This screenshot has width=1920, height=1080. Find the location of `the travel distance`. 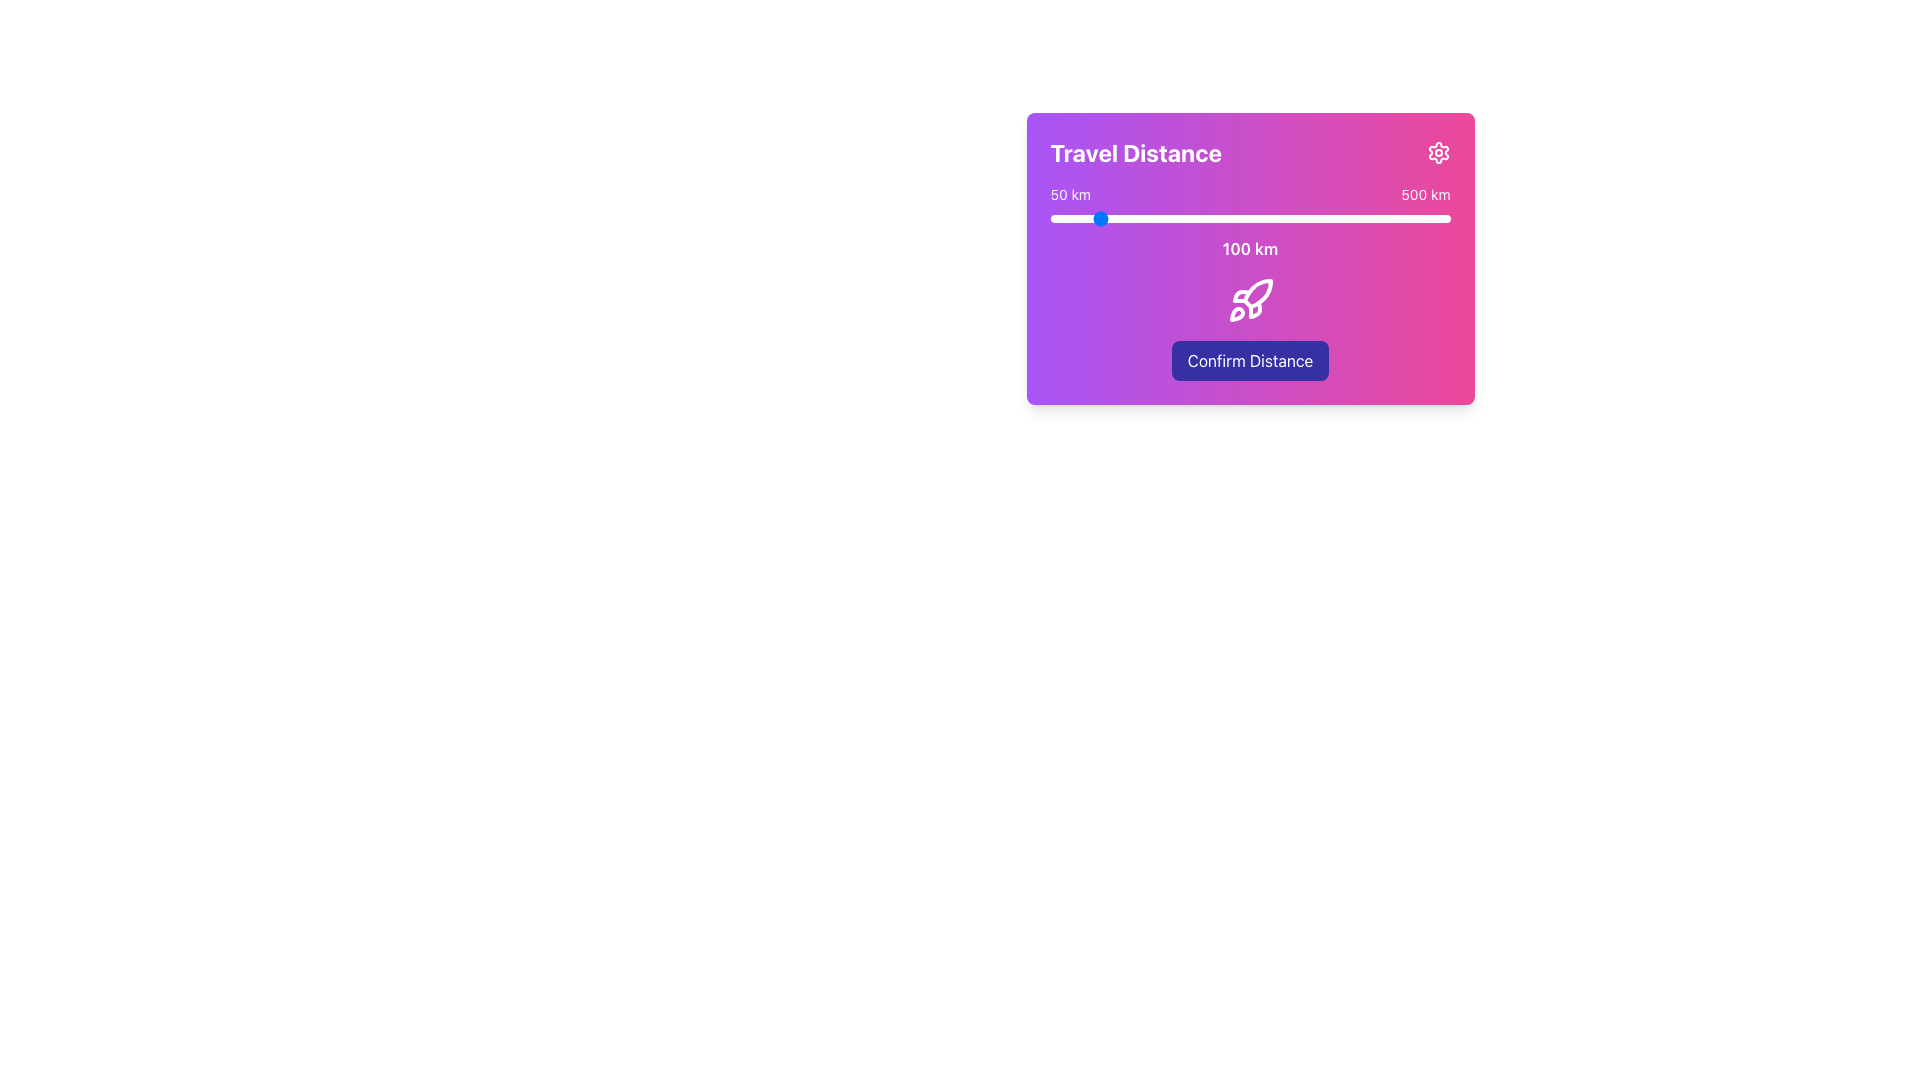

the travel distance is located at coordinates (1394, 219).